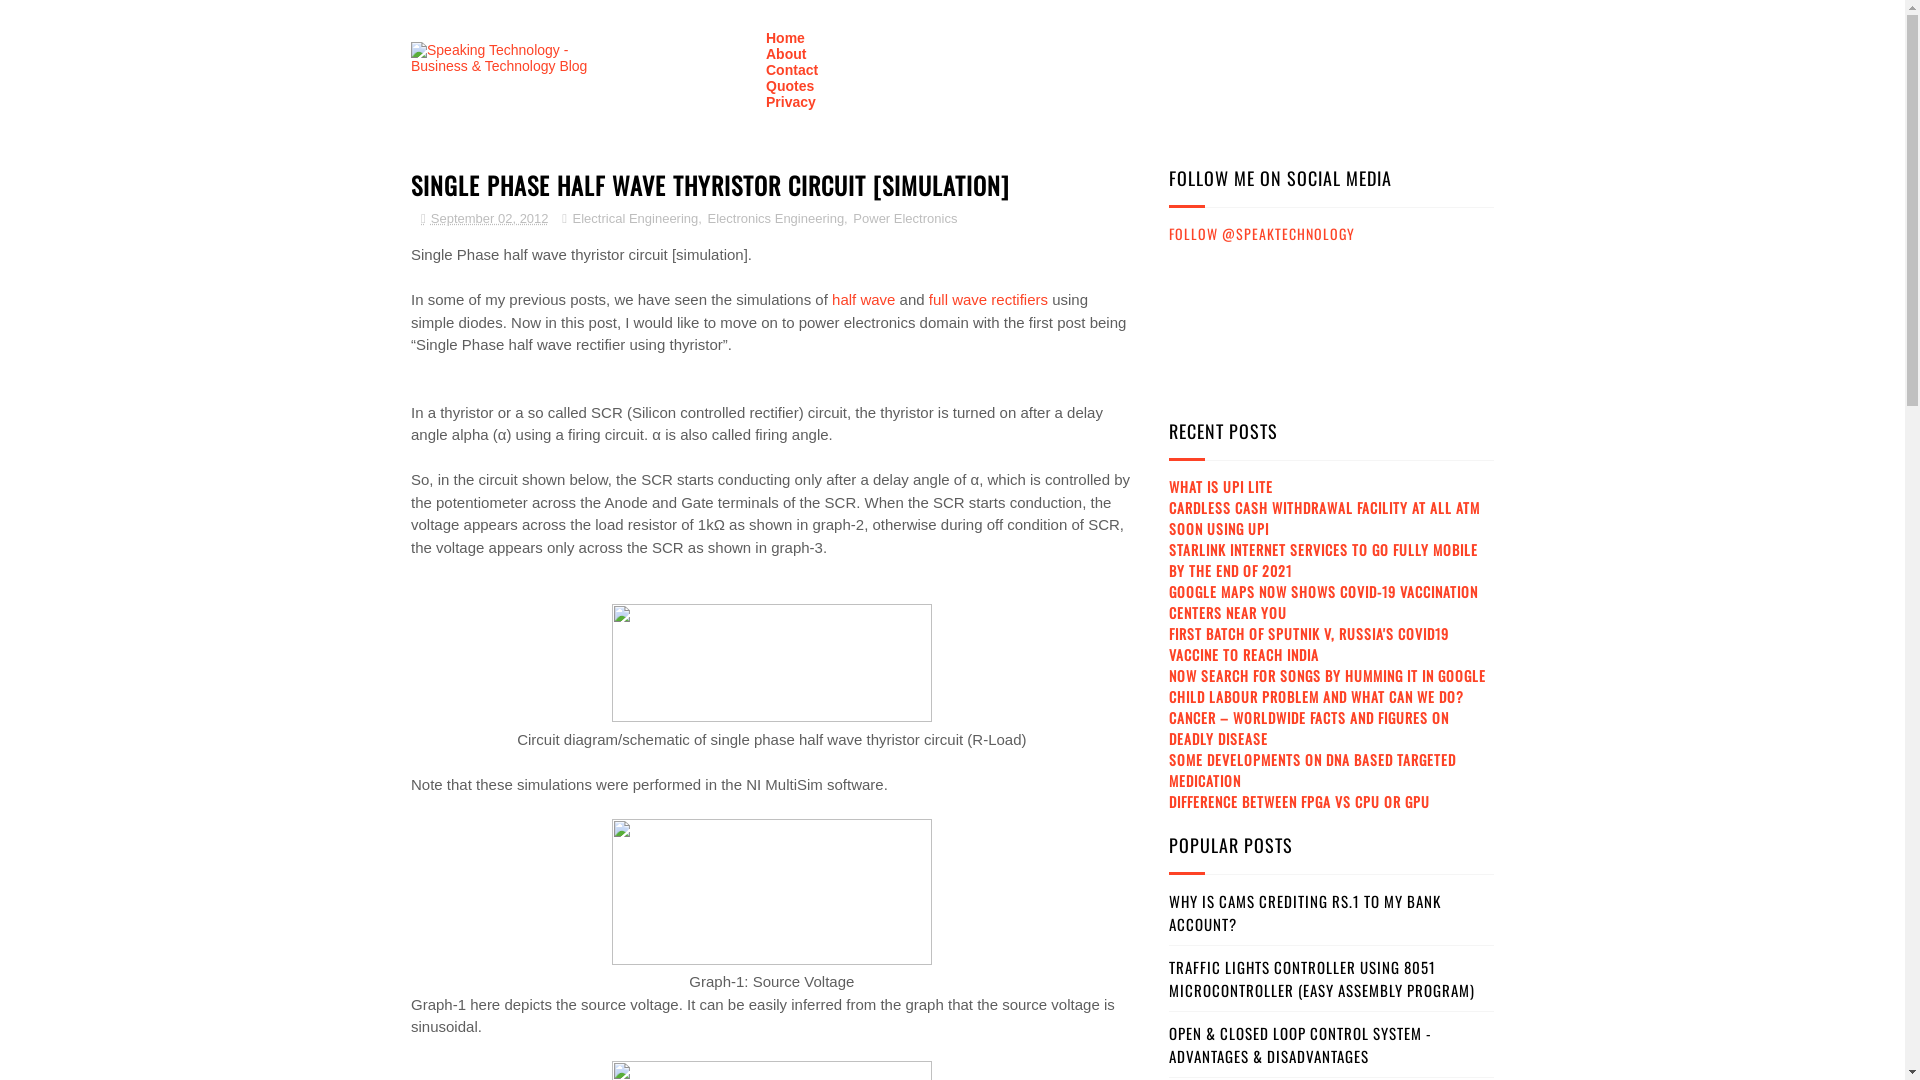 The image size is (1920, 1080). I want to click on 'About', so click(765, 53).